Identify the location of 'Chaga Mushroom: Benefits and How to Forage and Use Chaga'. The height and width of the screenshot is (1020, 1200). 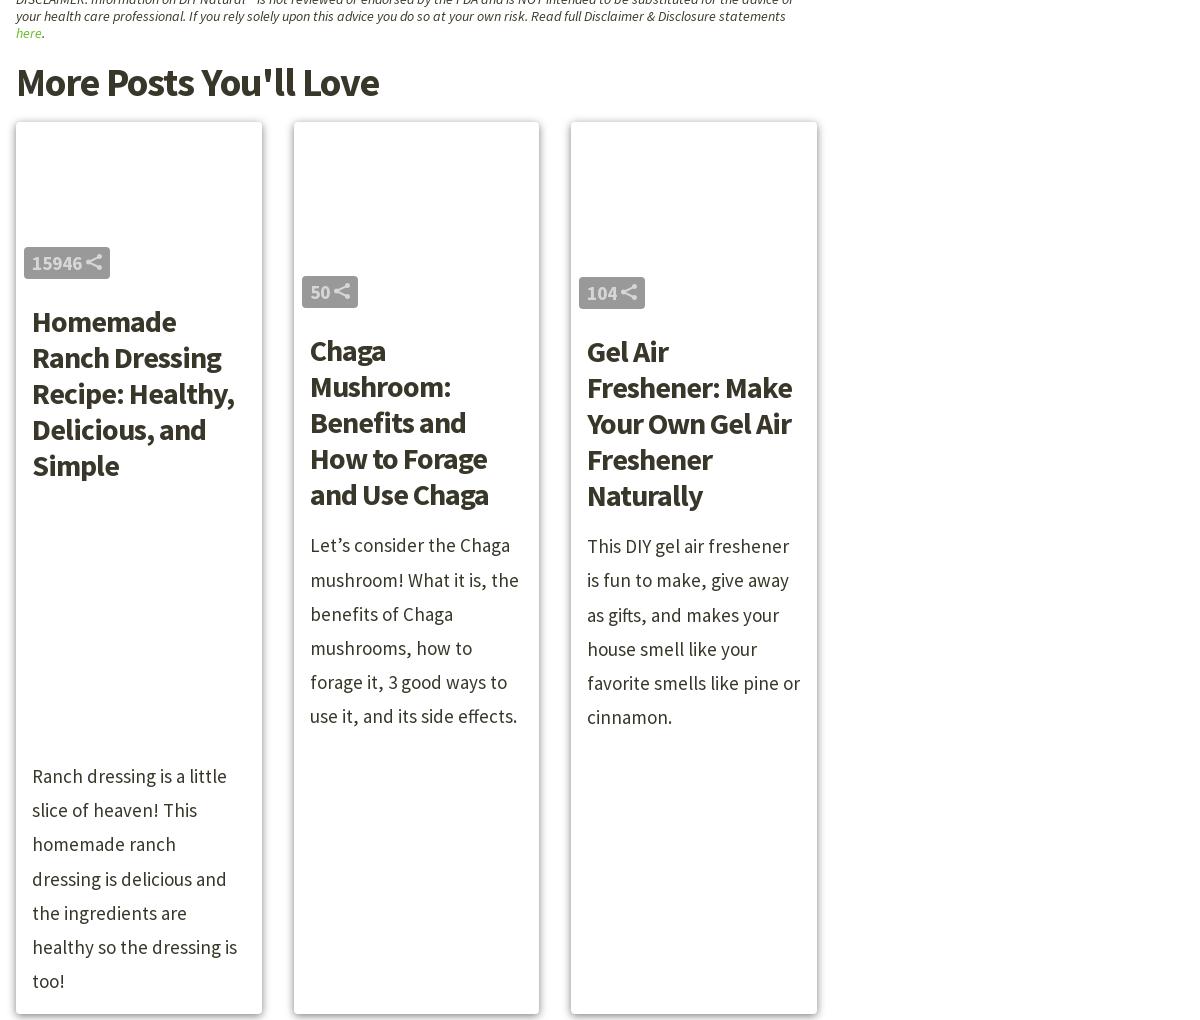
(398, 421).